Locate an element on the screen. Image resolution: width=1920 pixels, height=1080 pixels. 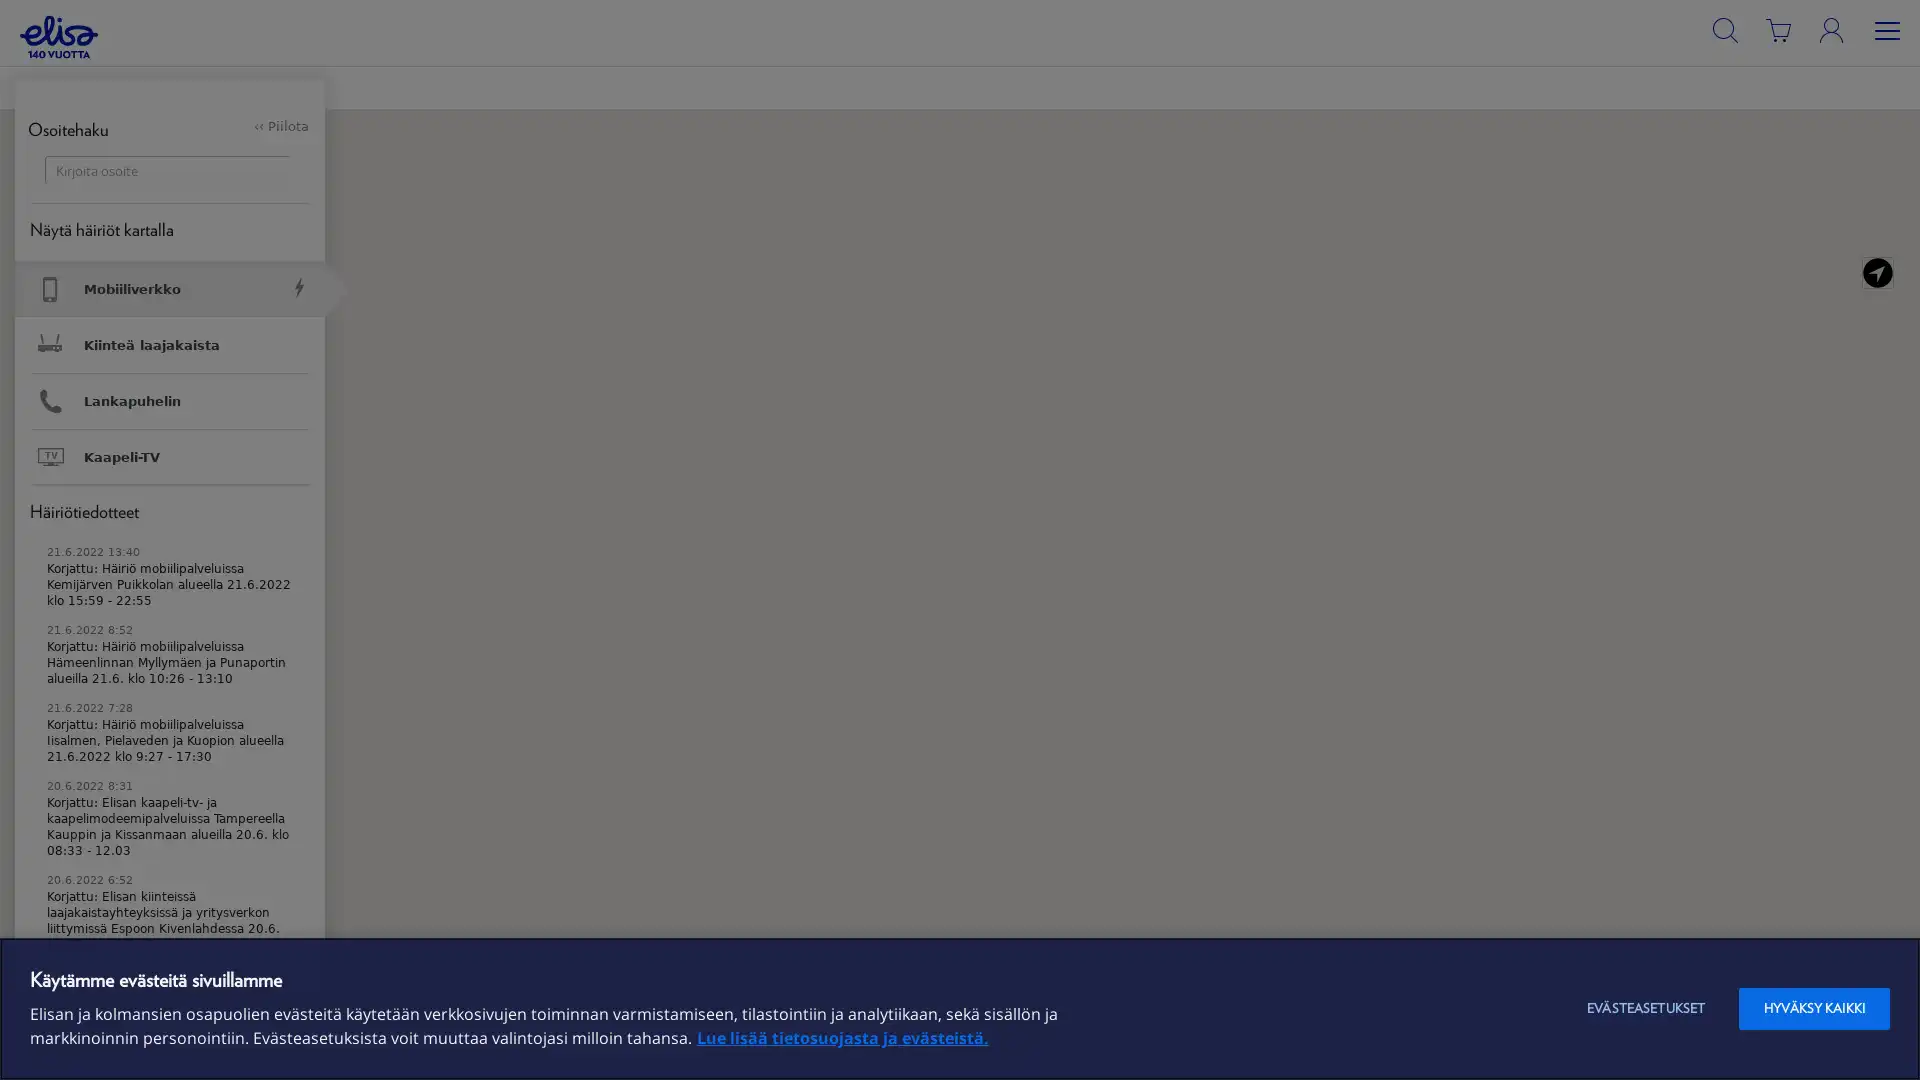
Pienenna is located at coordinates (1889, 180).